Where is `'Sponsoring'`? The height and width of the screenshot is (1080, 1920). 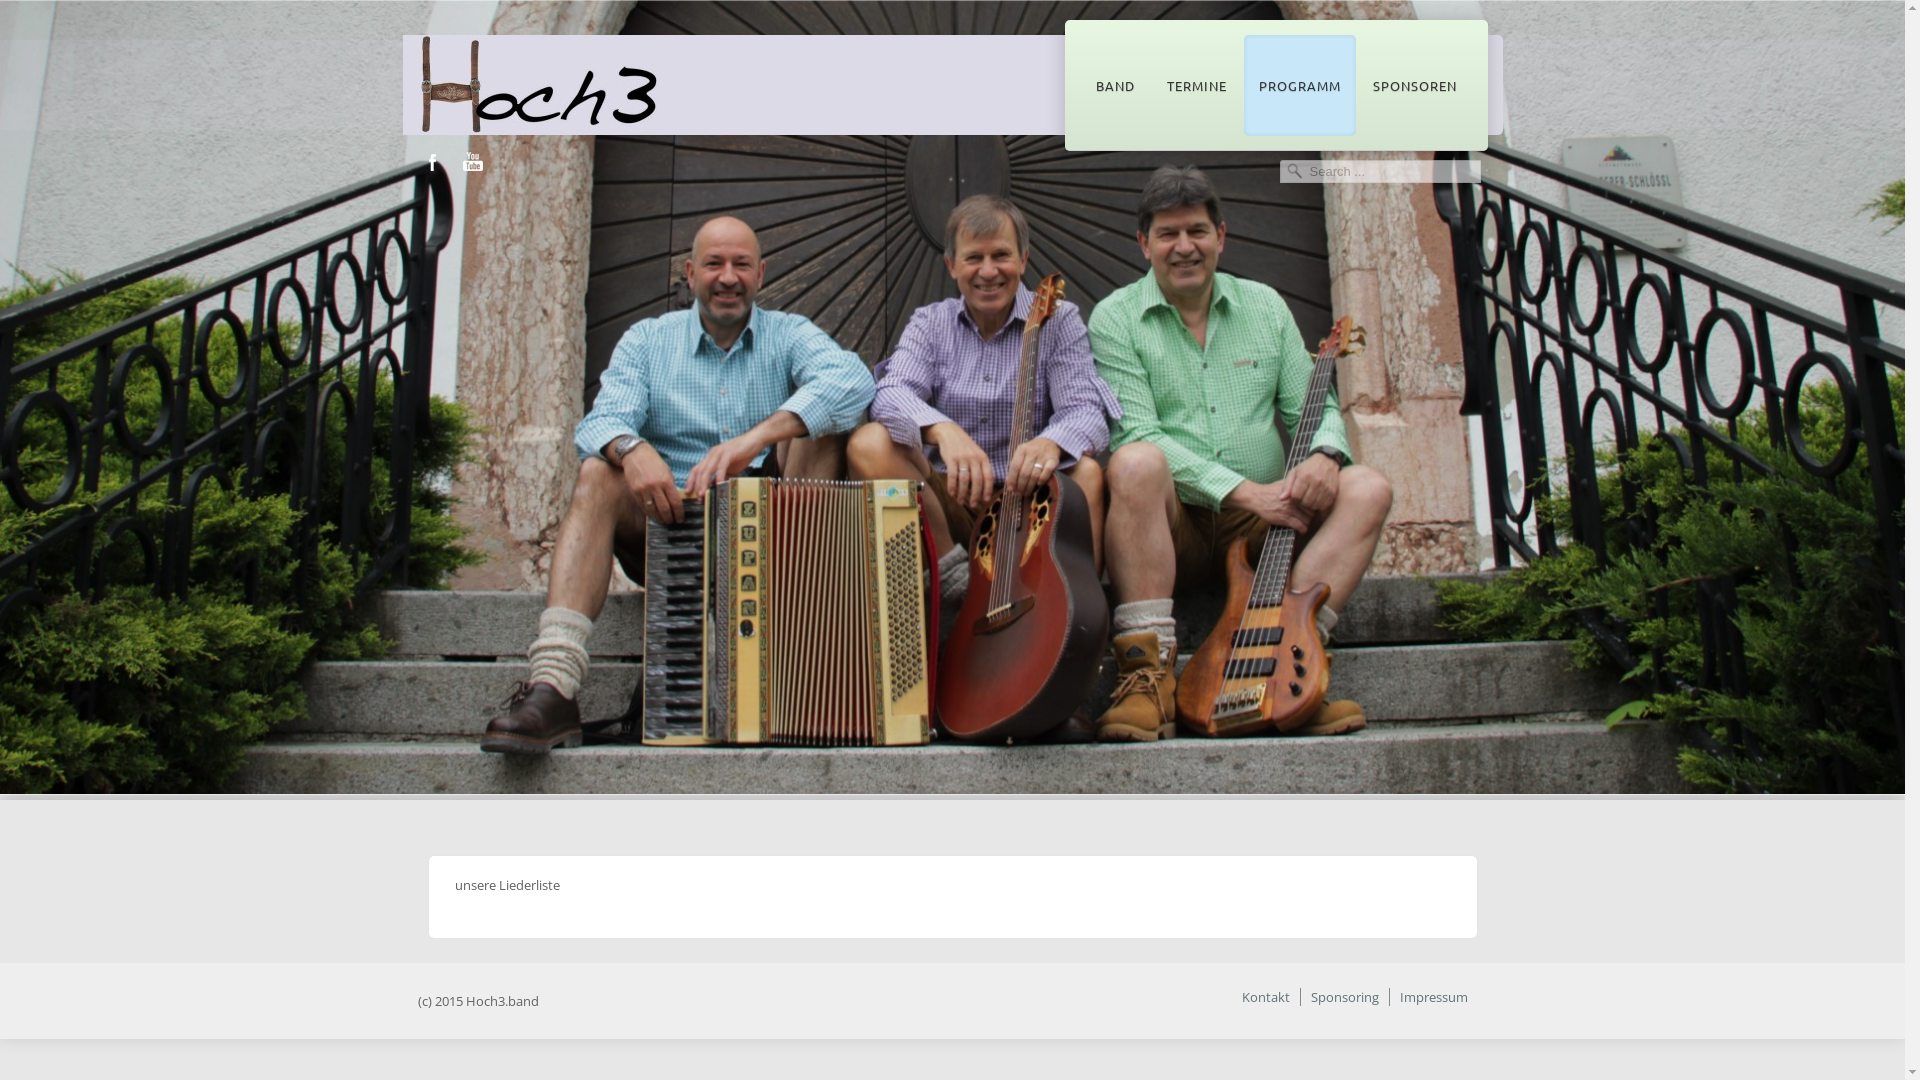 'Sponsoring' is located at coordinates (1344, 996).